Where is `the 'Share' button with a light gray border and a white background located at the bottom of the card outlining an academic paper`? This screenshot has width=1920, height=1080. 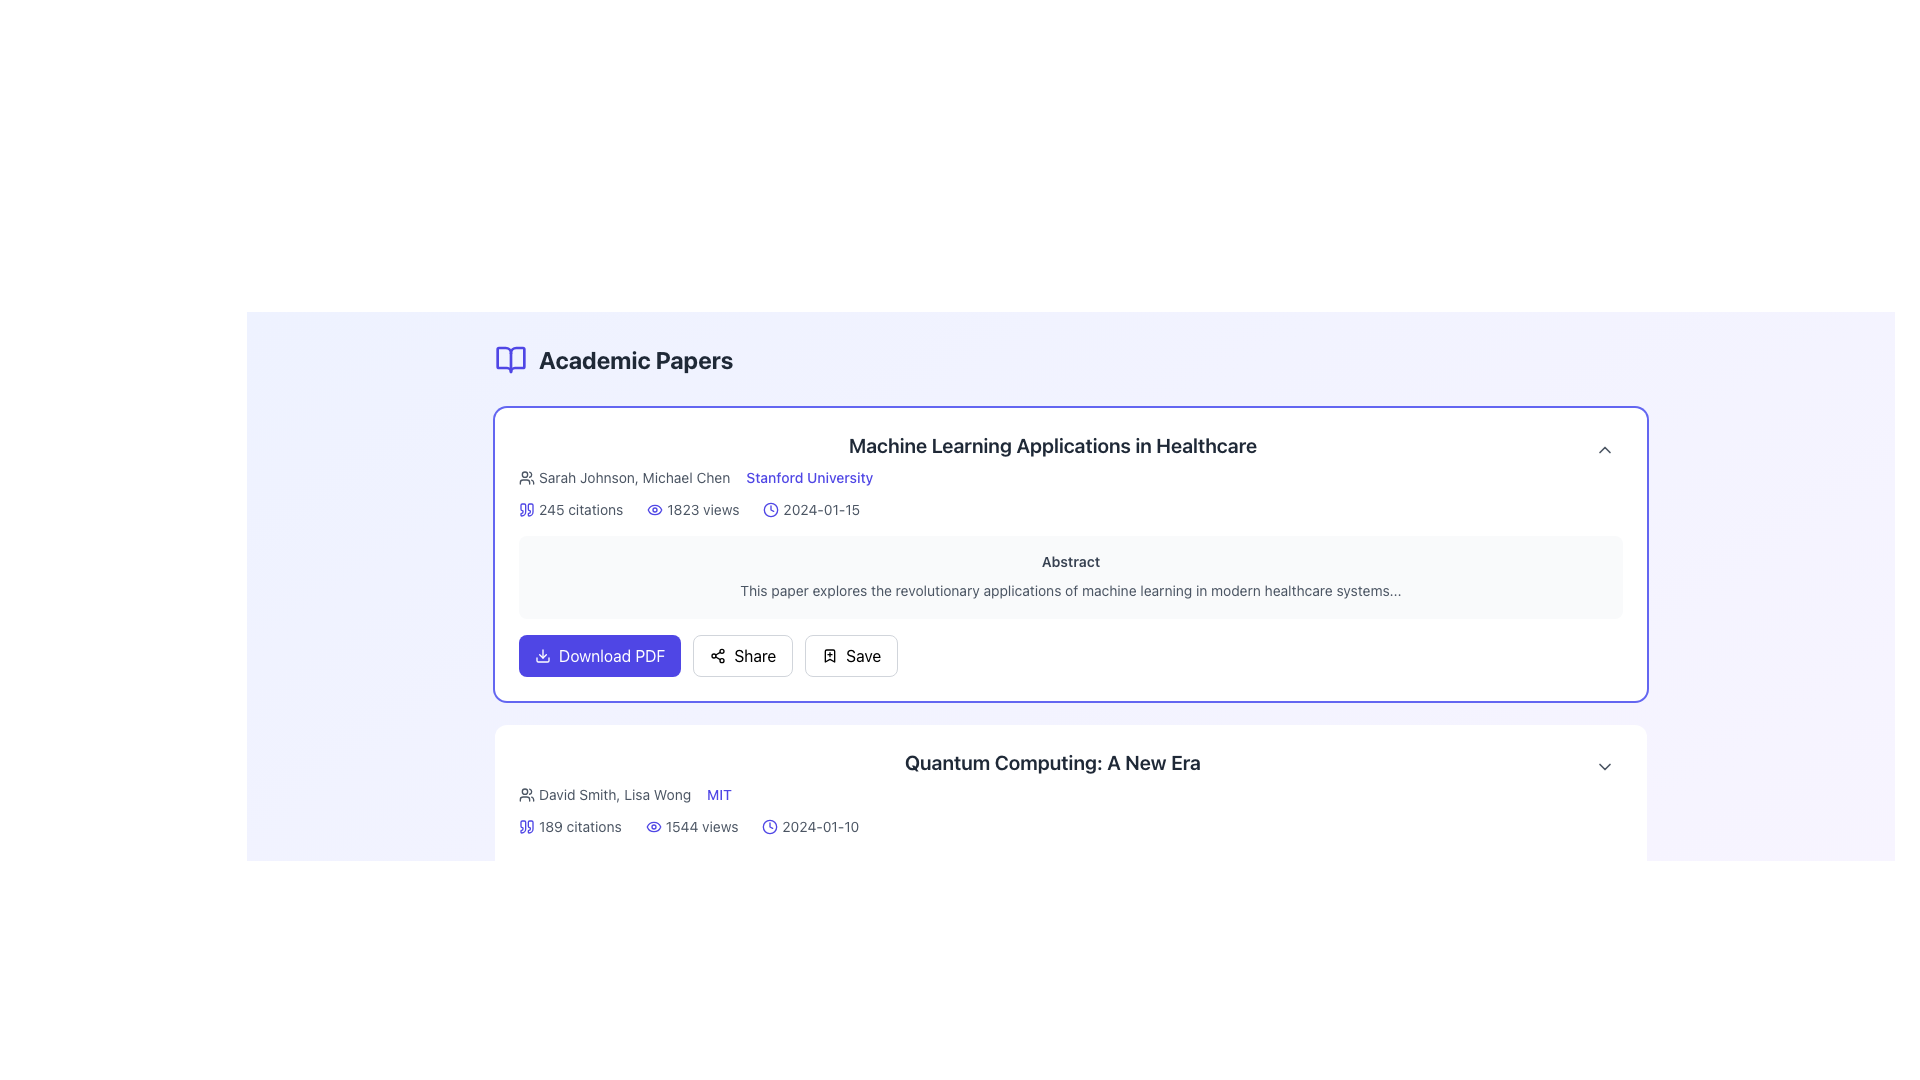
the 'Share' button with a light gray border and a white background located at the bottom of the card outlining an academic paper is located at coordinates (742, 655).